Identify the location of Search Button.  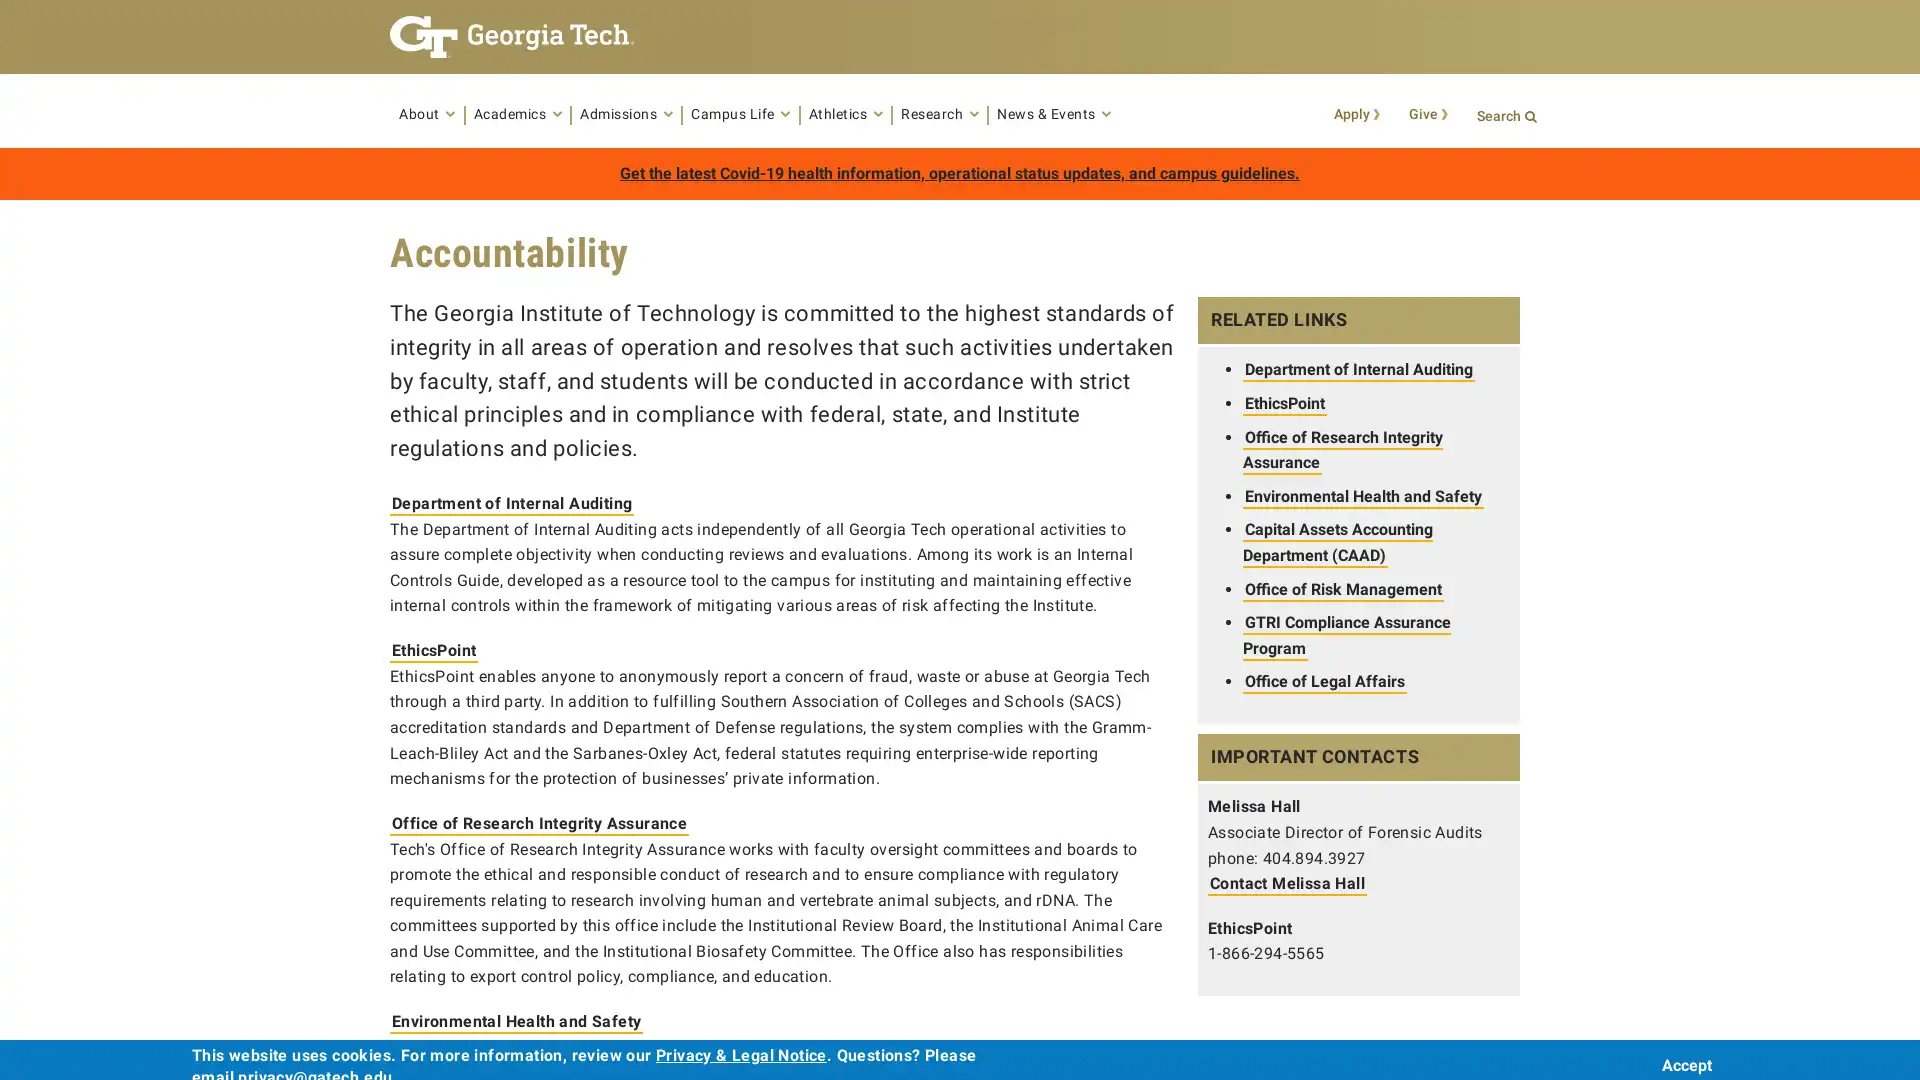
(1444, 165).